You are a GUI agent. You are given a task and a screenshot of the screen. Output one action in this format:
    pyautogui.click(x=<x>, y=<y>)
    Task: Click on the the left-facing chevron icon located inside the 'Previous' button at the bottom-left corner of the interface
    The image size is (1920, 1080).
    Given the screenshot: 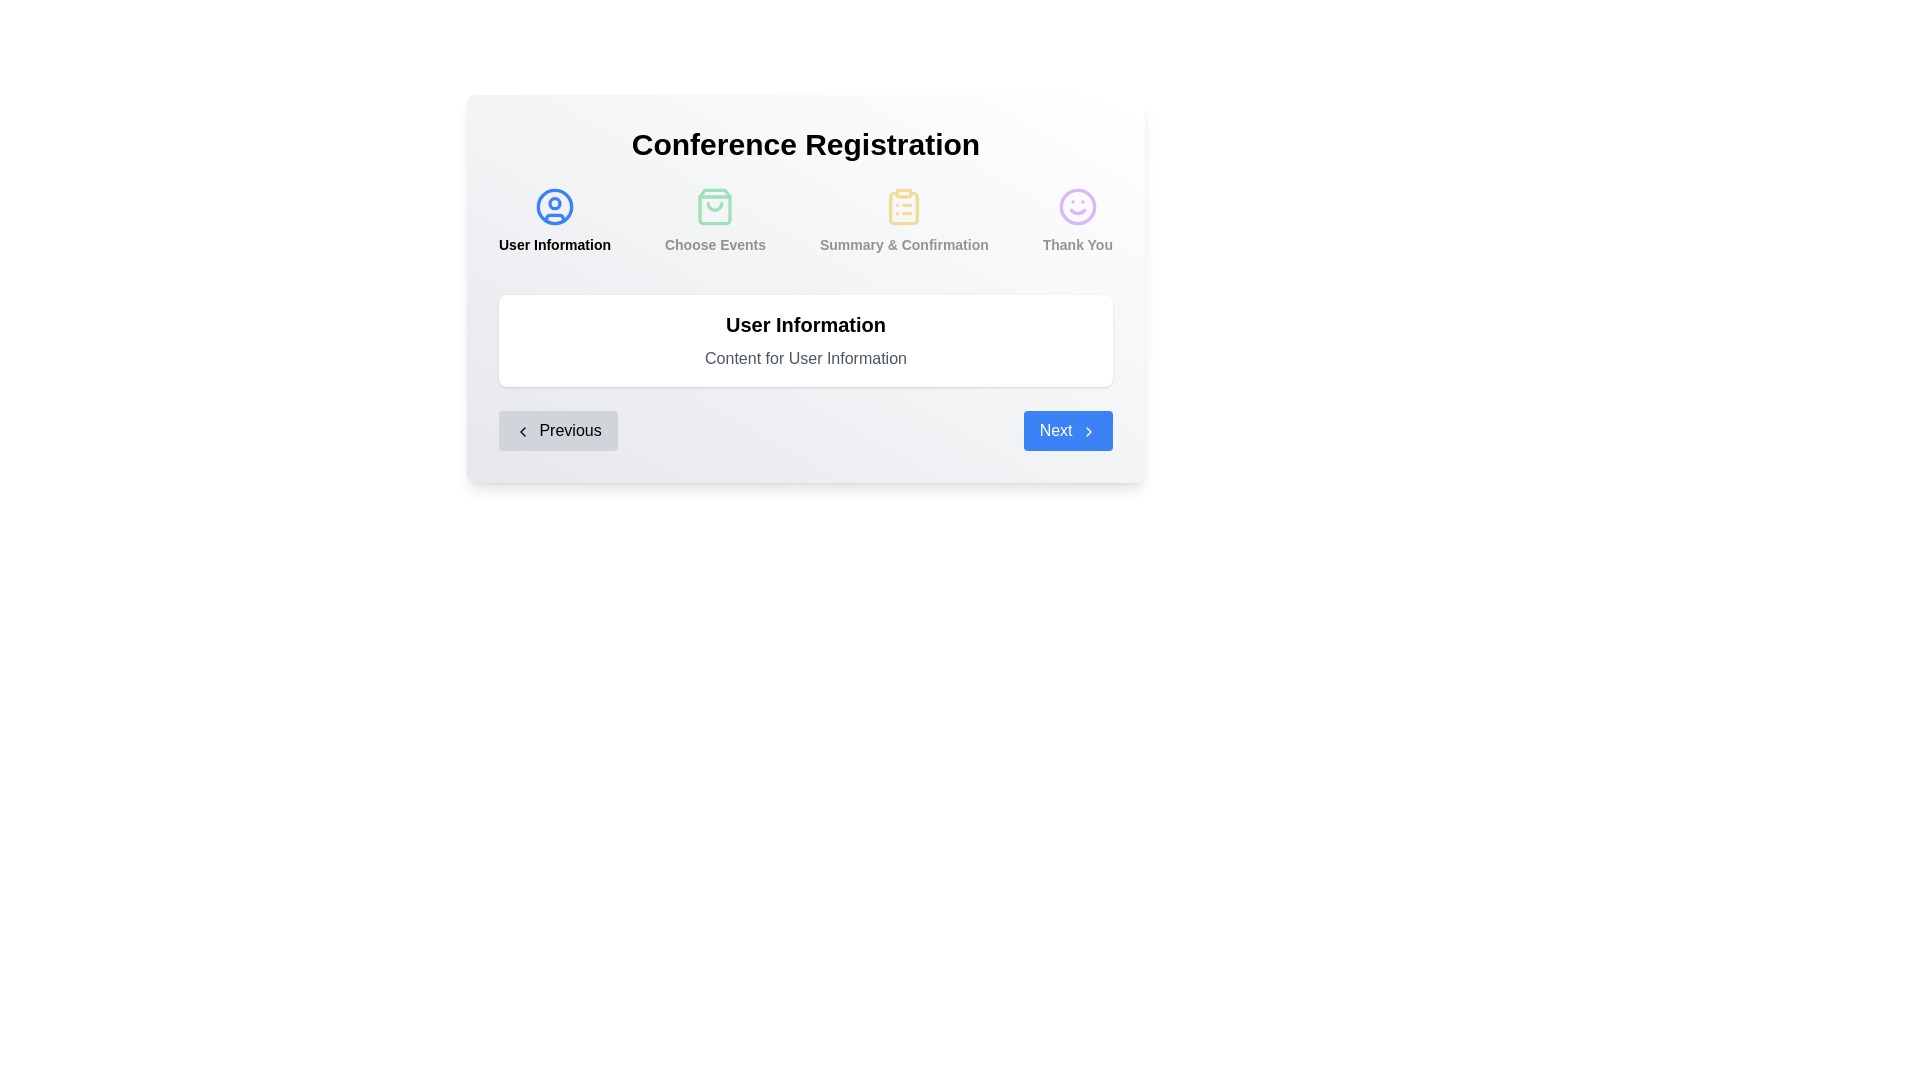 What is the action you would take?
    pyautogui.click(x=523, y=430)
    